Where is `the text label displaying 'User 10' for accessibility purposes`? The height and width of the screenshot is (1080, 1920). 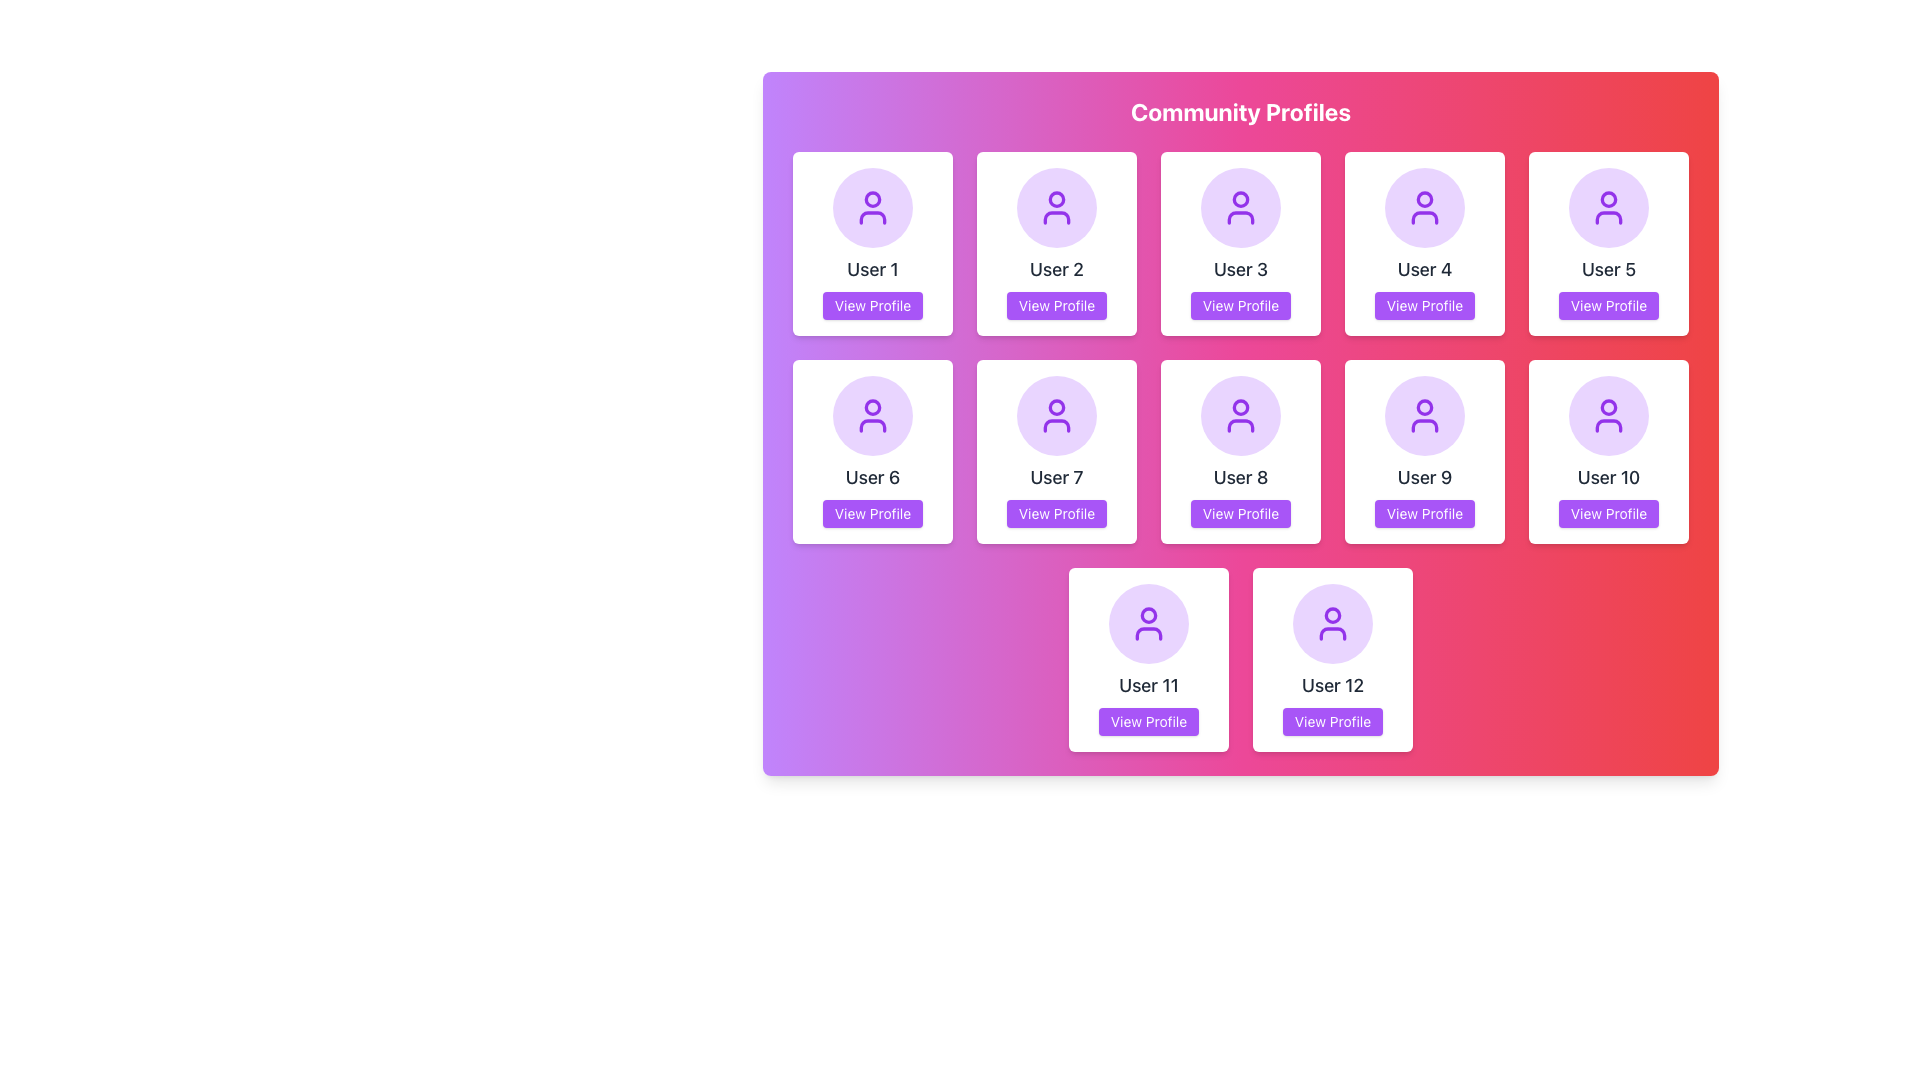
the text label displaying 'User 10' for accessibility purposes is located at coordinates (1608, 478).